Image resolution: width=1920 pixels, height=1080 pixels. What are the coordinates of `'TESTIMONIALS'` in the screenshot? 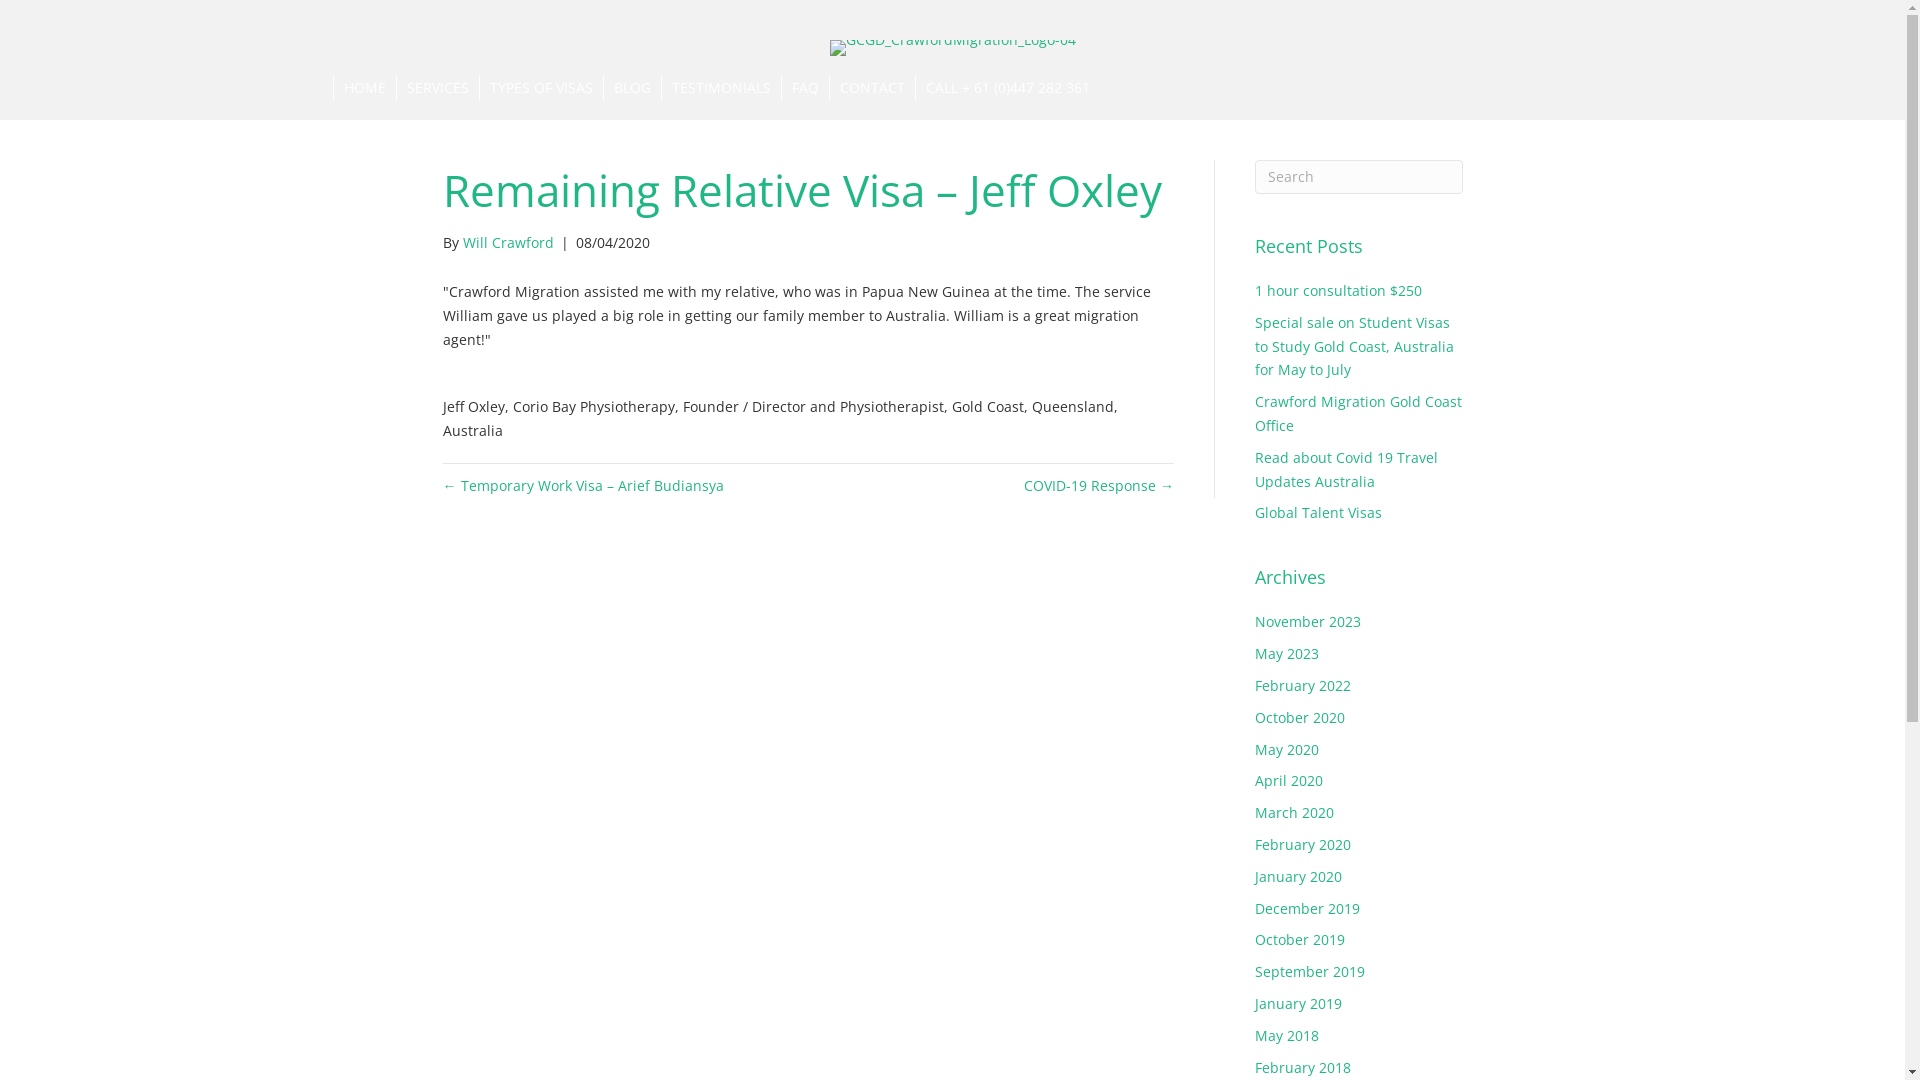 It's located at (720, 87).